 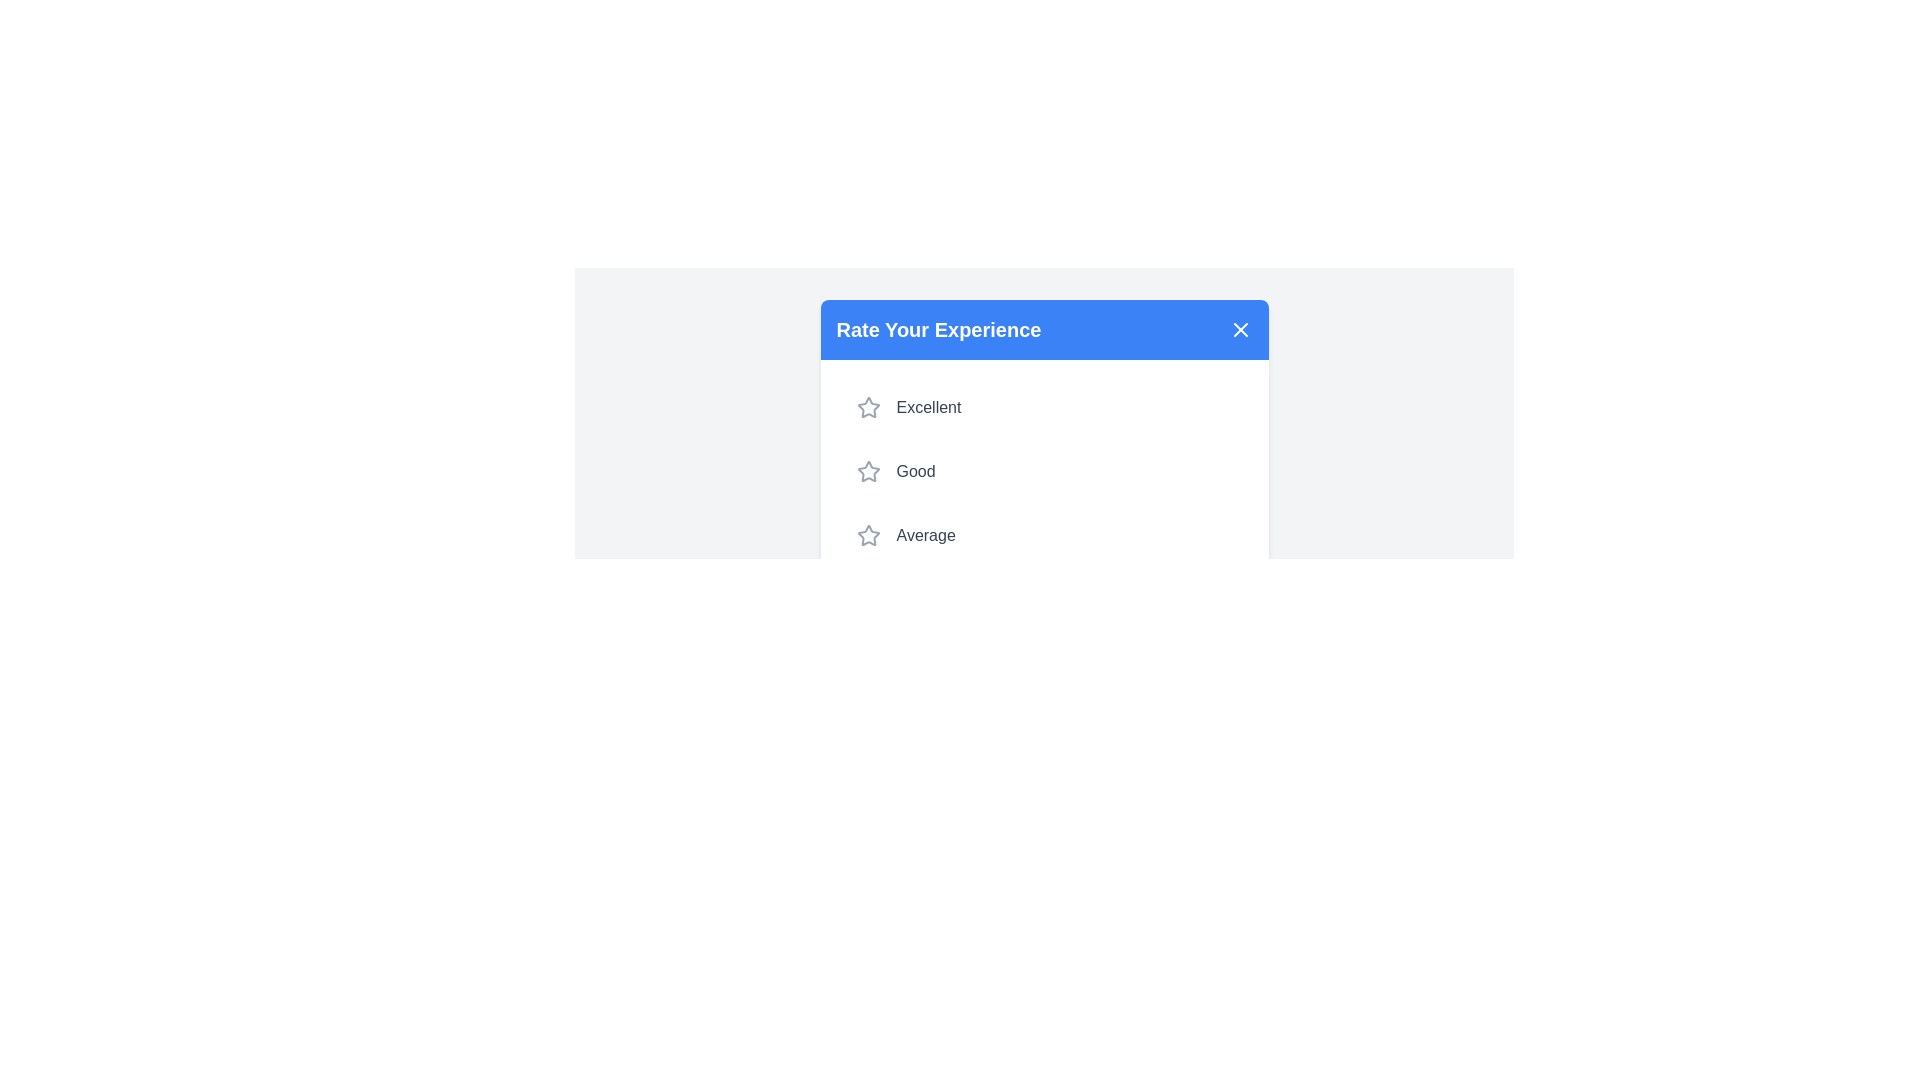 I want to click on the rating option Excellent from the list, so click(x=1043, y=407).